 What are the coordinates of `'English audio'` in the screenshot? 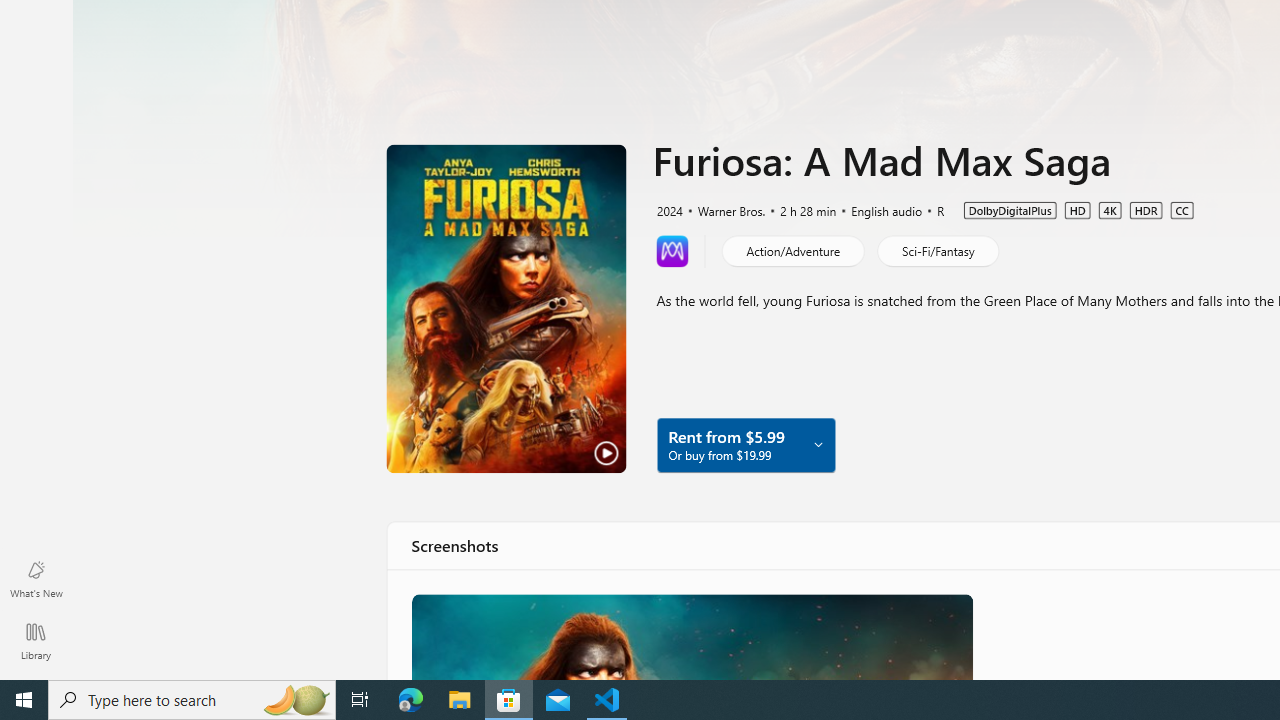 It's located at (877, 209).